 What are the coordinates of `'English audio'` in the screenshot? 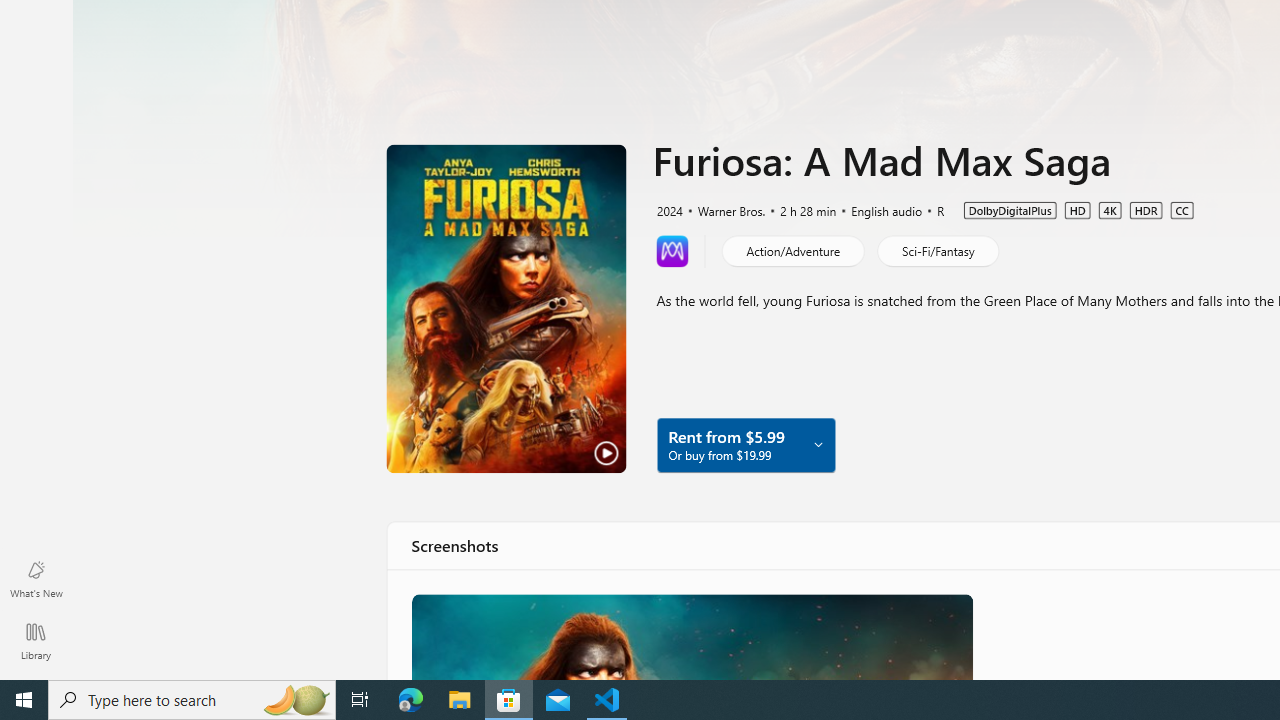 It's located at (877, 209).